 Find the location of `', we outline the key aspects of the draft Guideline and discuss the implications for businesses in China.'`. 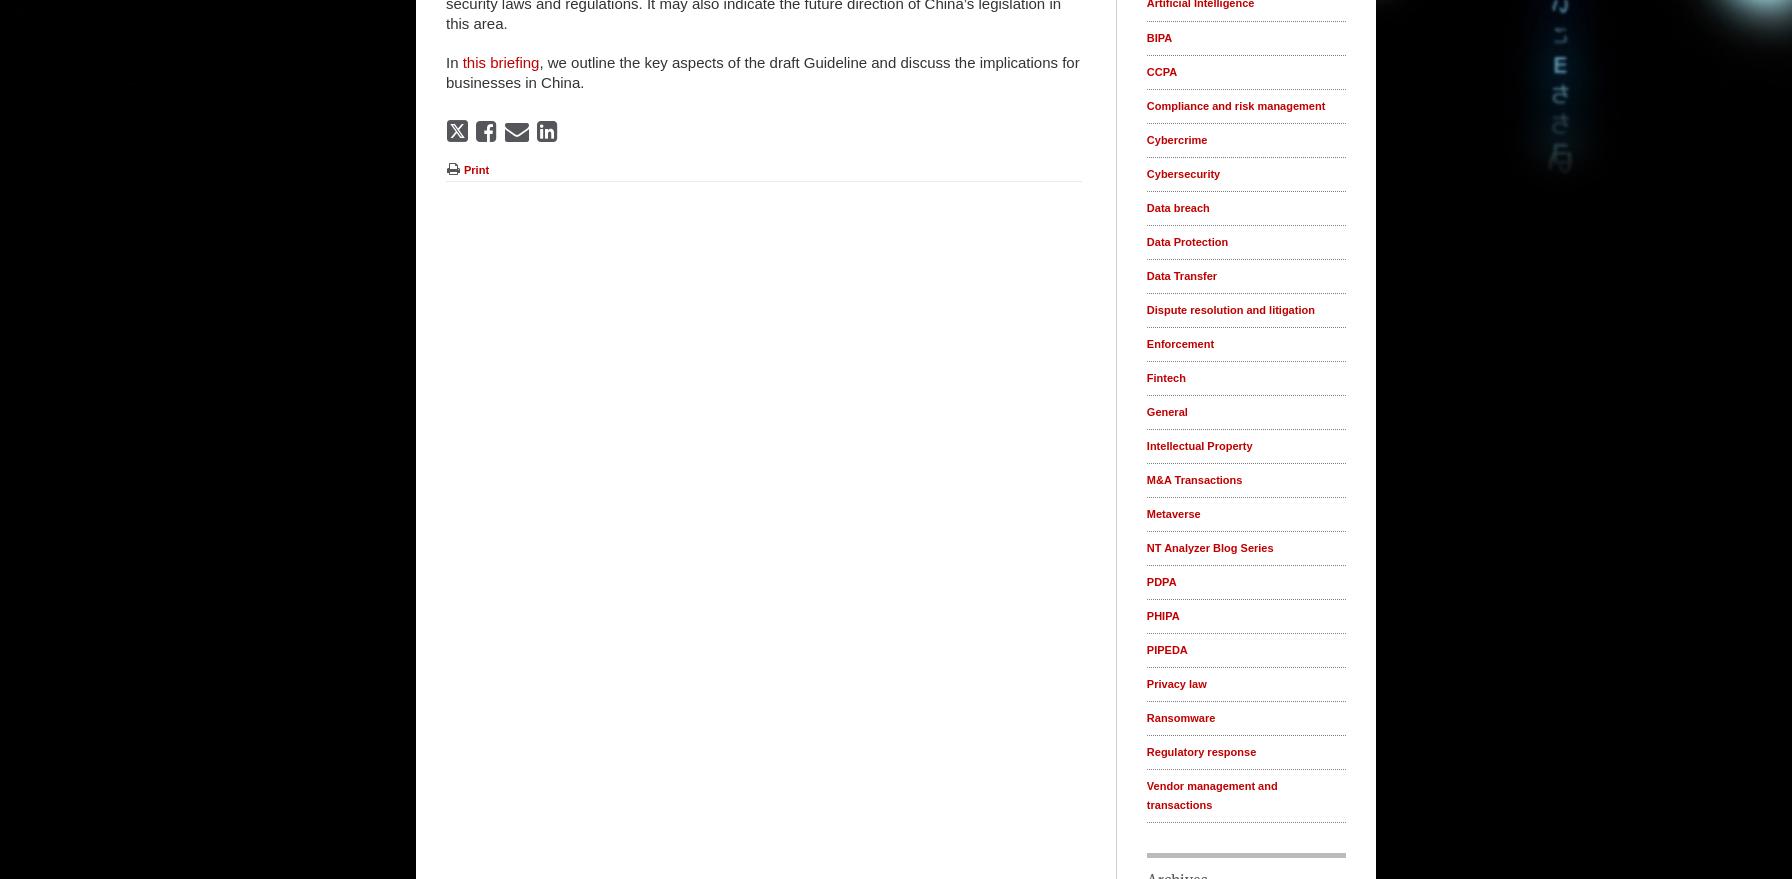

', we outline the key aspects of the draft Guideline and discuss the implications for businesses in China.' is located at coordinates (762, 71).